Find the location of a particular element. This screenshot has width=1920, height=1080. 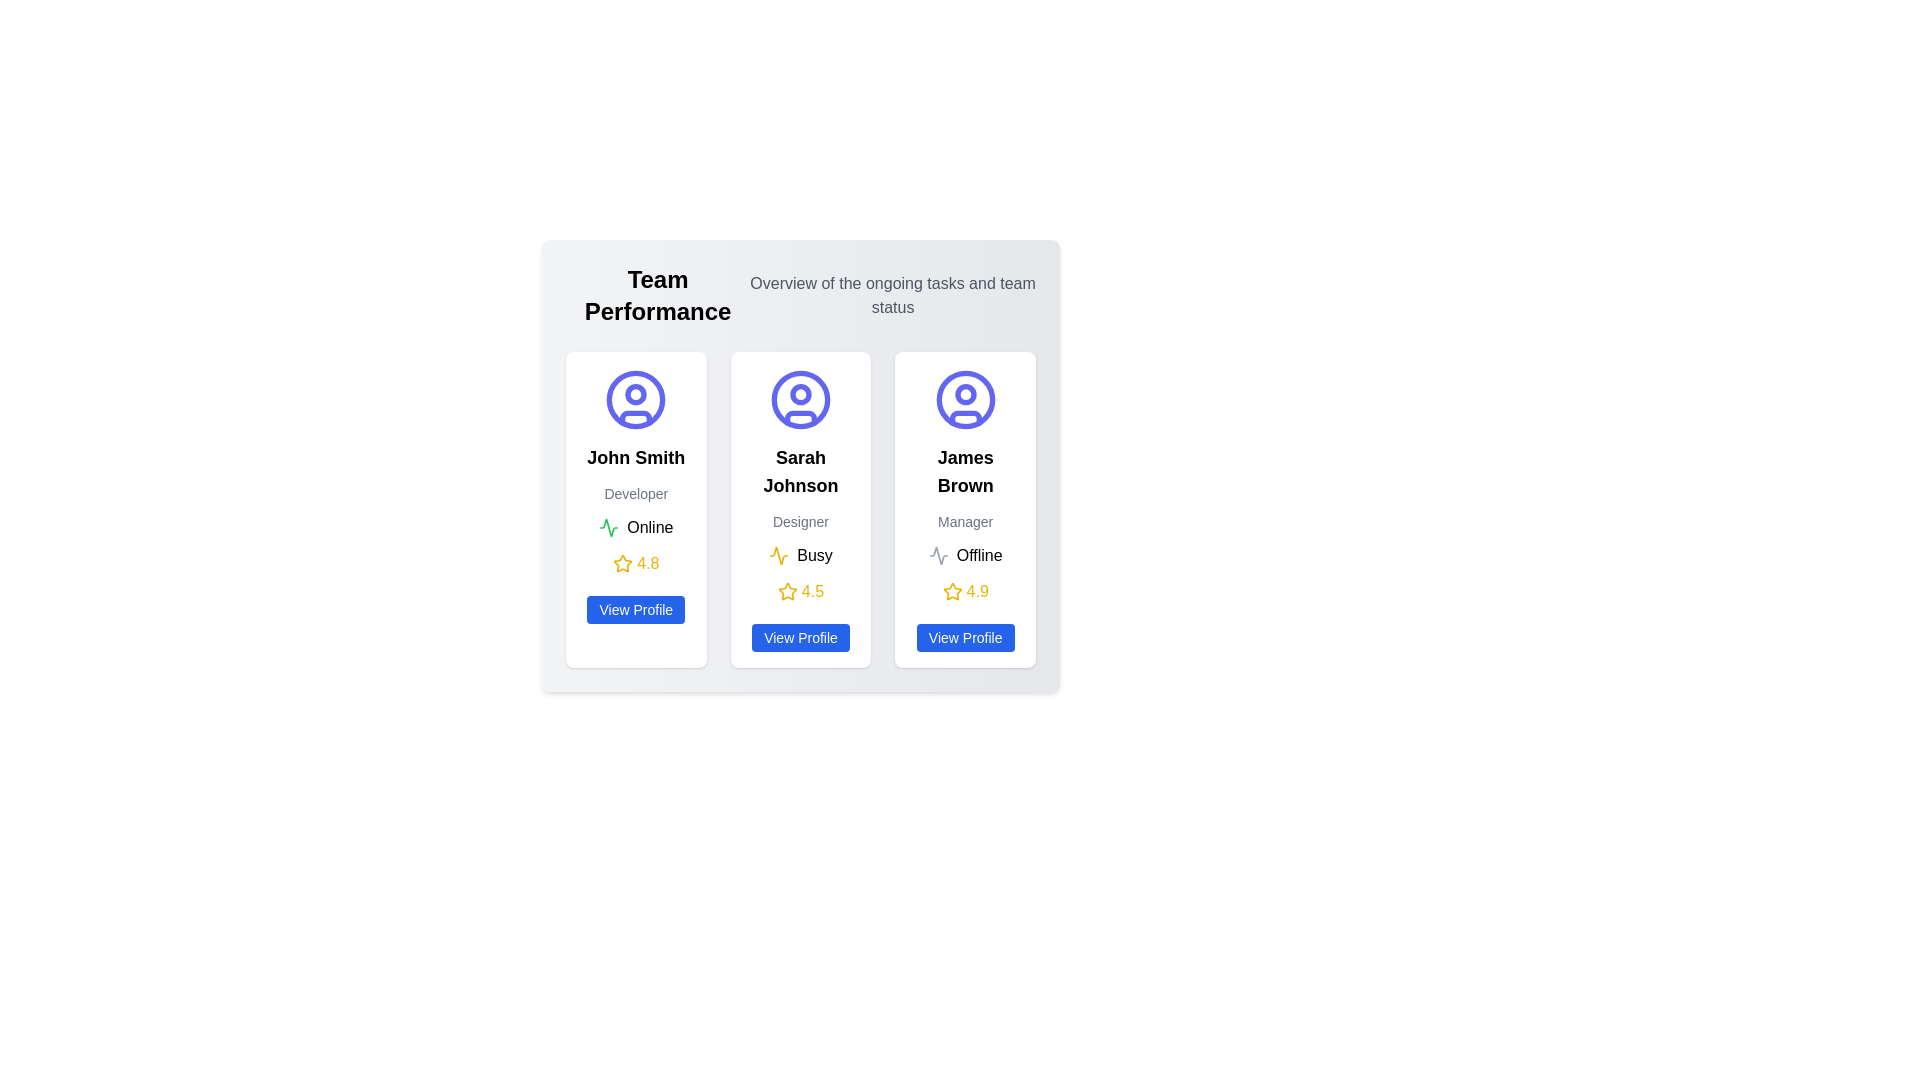

the button that displays 'View Profile' for 'John Smith' is located at coordinates (635, 608).